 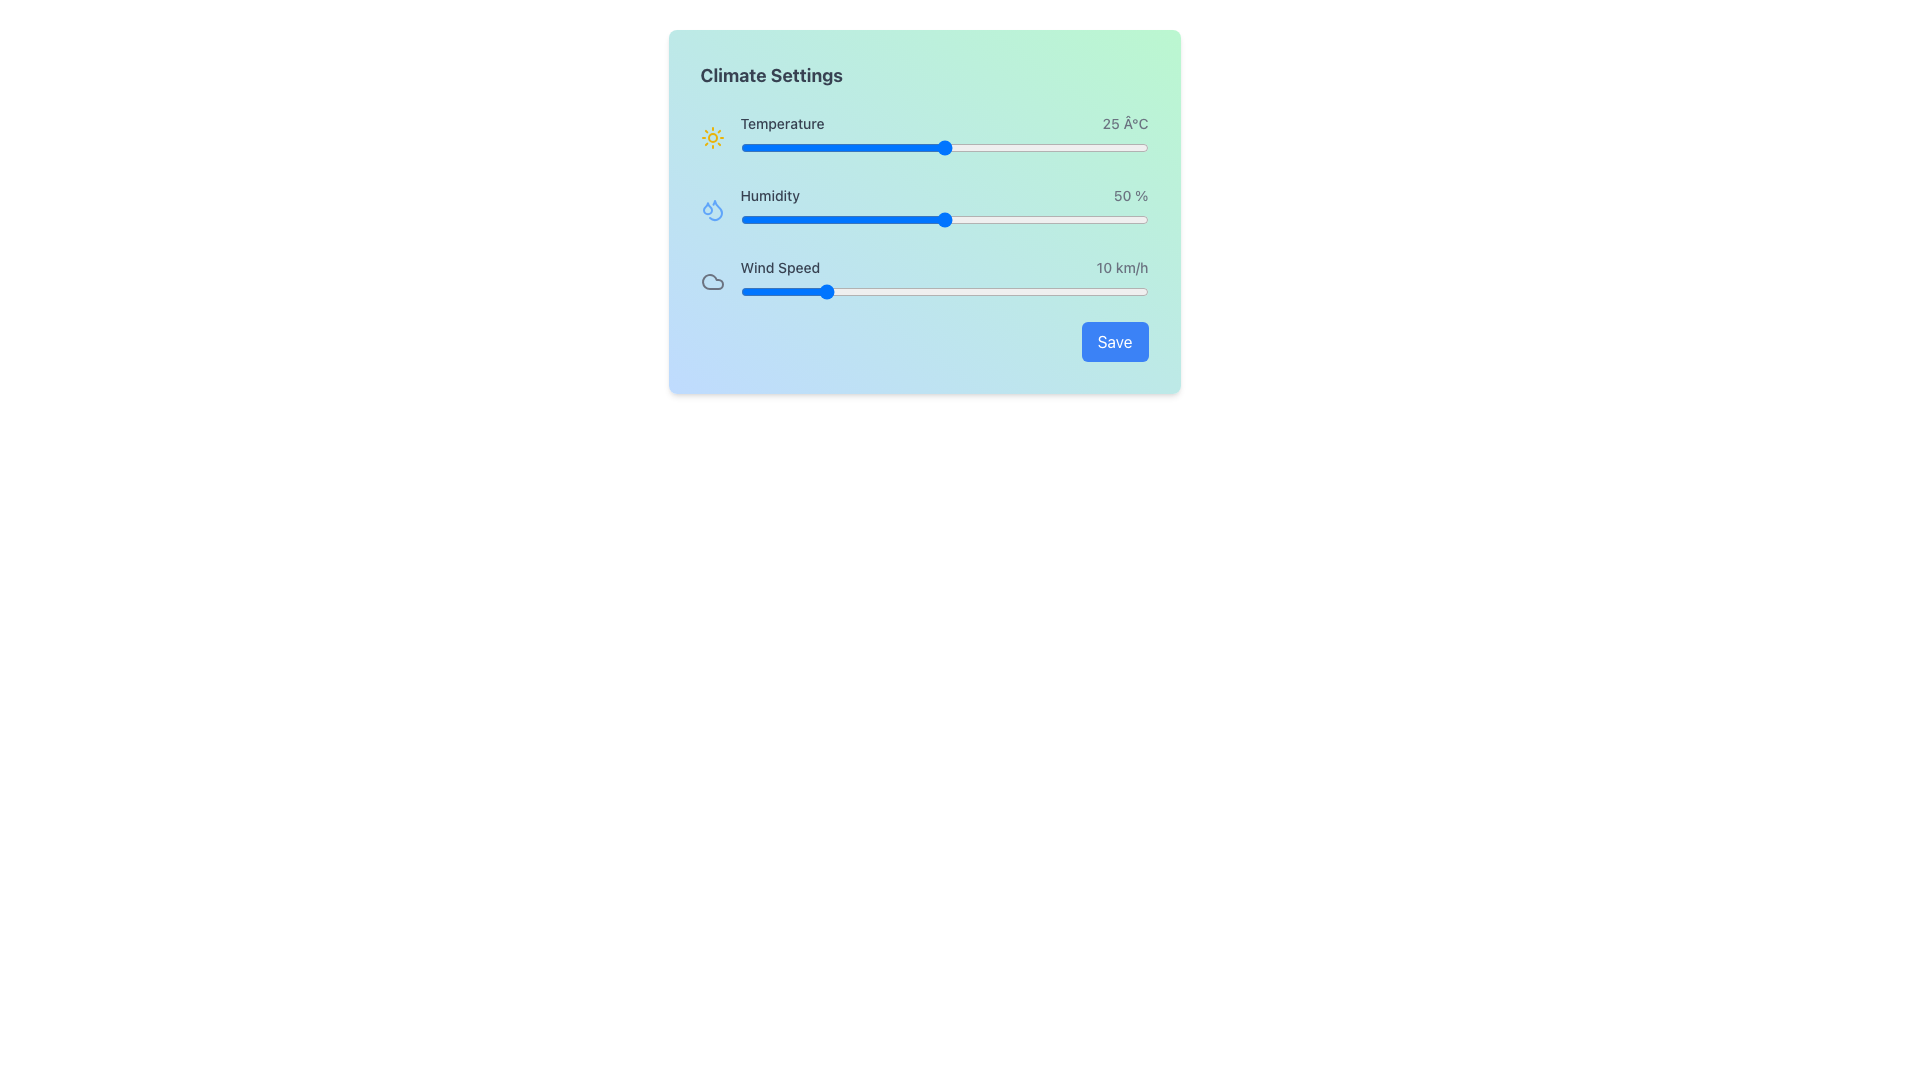 What do you see at coordinates (1140, 146) in the screenshot?
I see `the temperature slider` at bounding box center [1140, 146].